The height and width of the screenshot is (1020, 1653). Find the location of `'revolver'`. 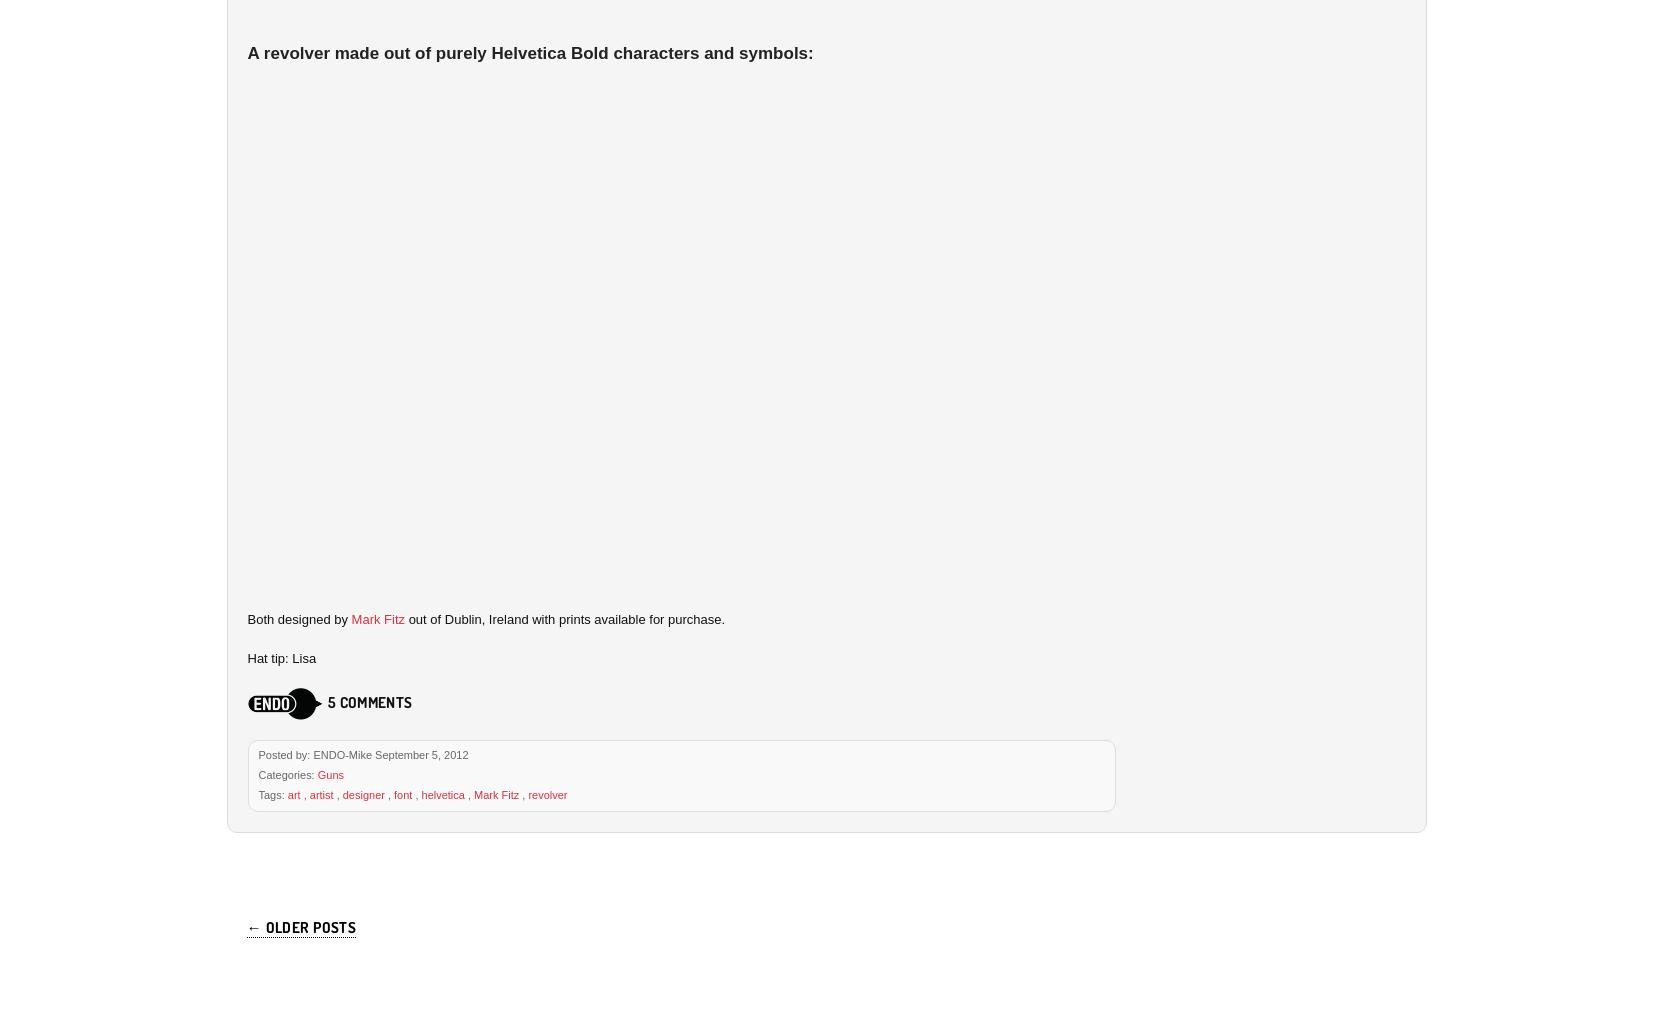

'revolver' is located at coordinates (546, 792).